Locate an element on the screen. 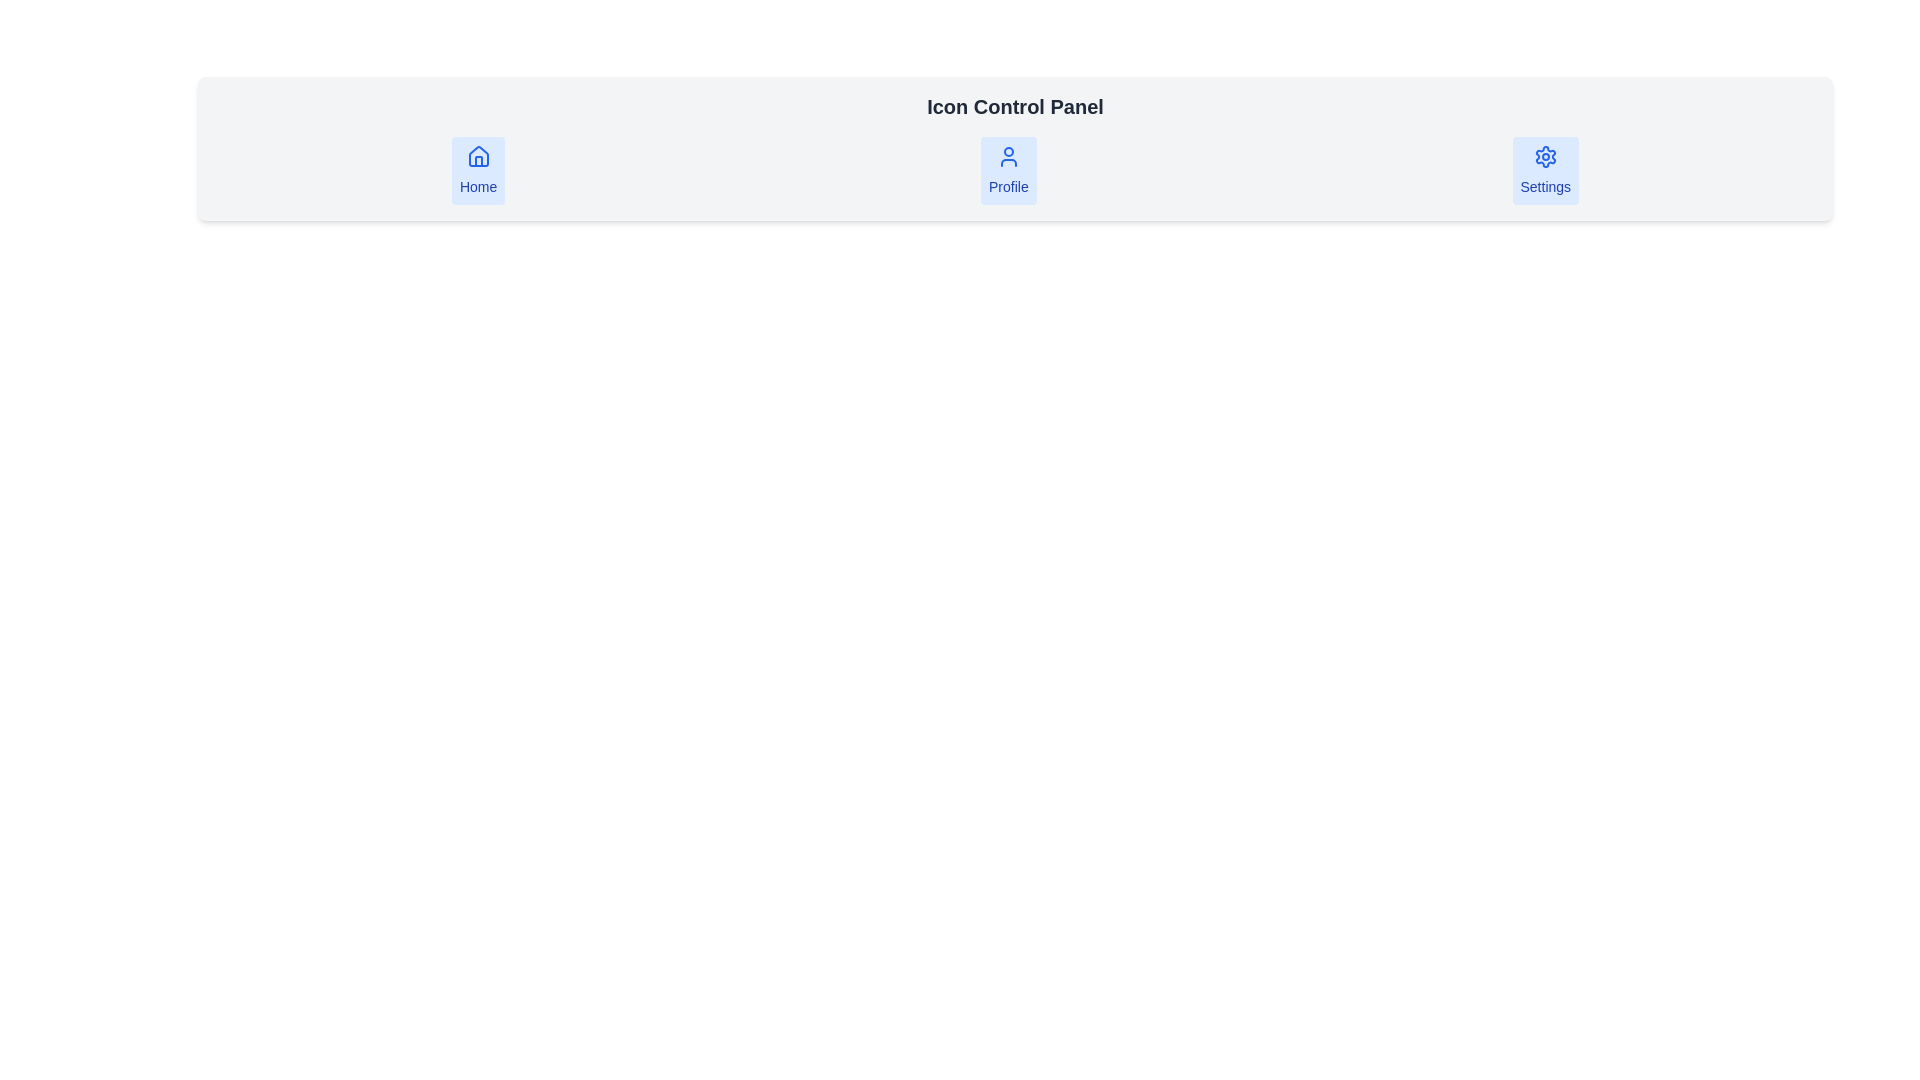  the 'Settings' button with a light blue background and a blue gear icon is located at coordinates (1544, 169).